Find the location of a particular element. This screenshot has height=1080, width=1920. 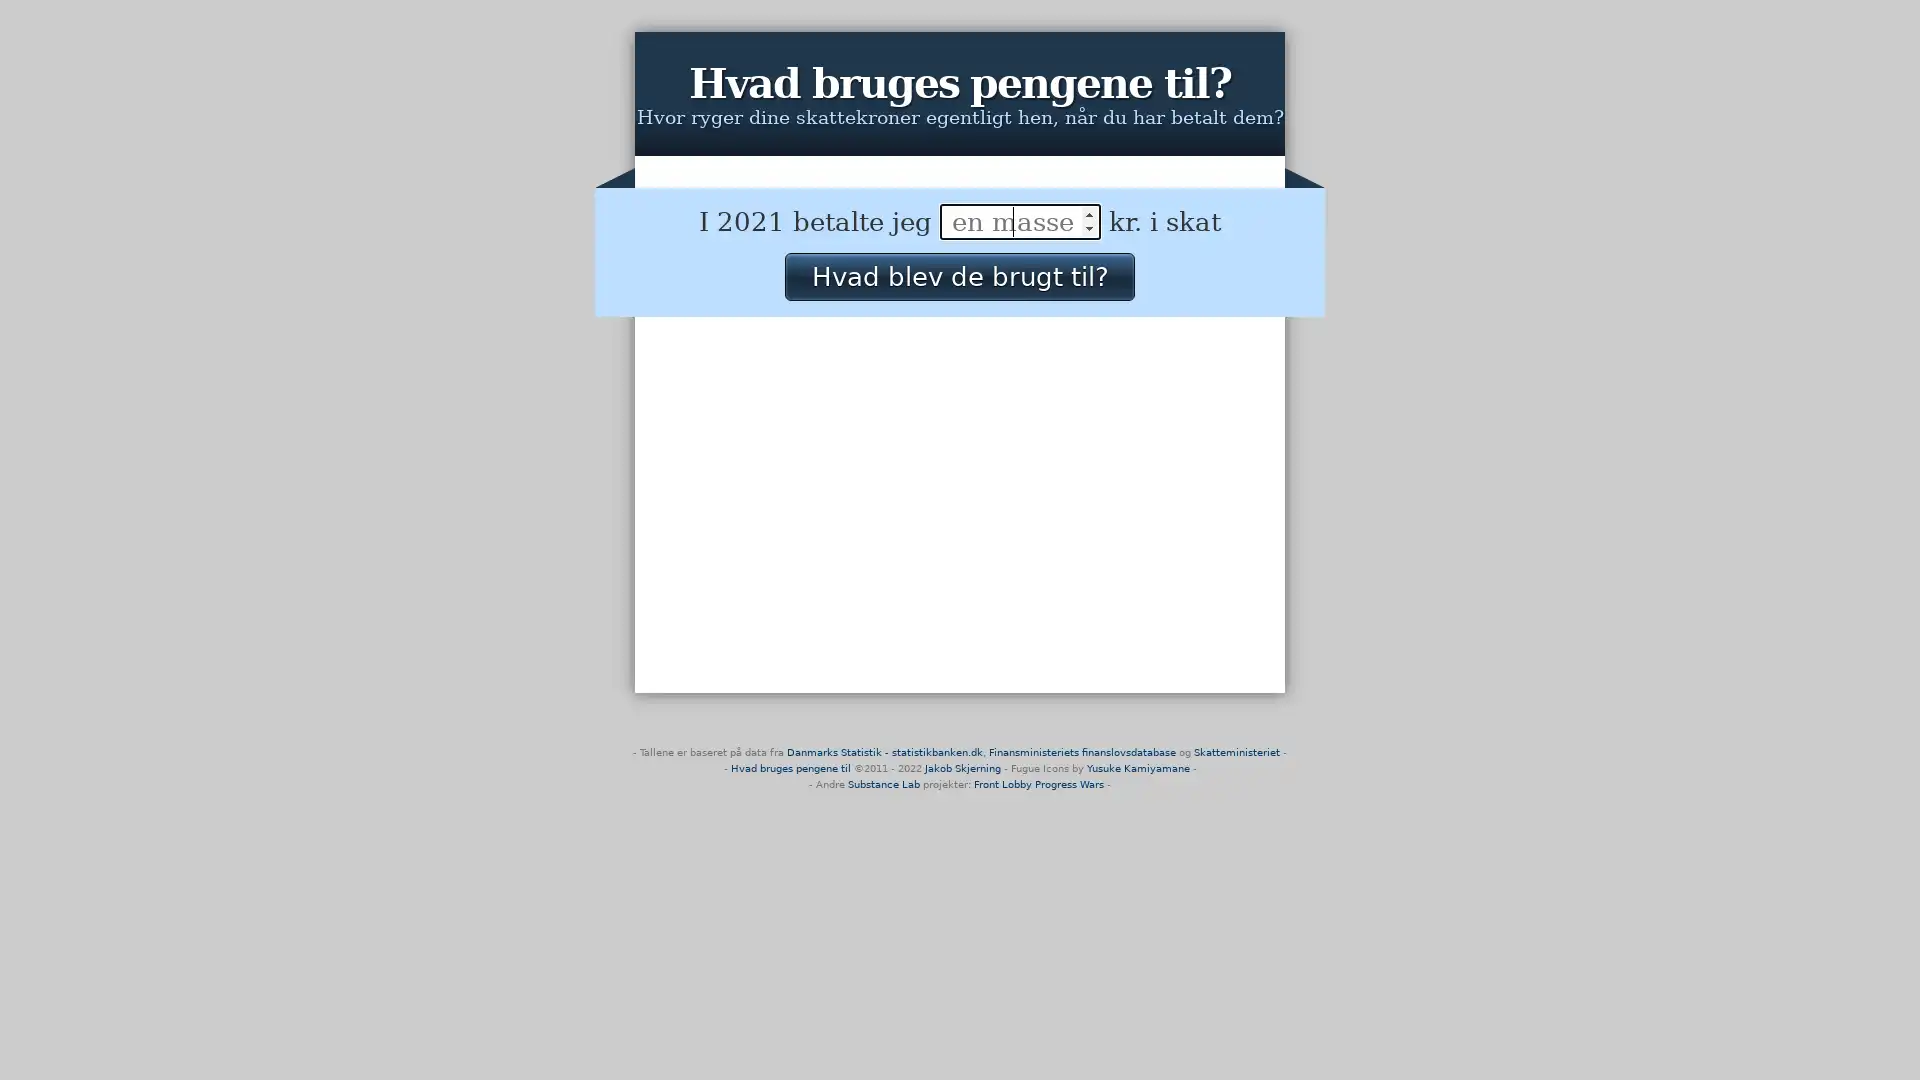

Hvad blev de brugt til? is located at coordinates (958, 276).